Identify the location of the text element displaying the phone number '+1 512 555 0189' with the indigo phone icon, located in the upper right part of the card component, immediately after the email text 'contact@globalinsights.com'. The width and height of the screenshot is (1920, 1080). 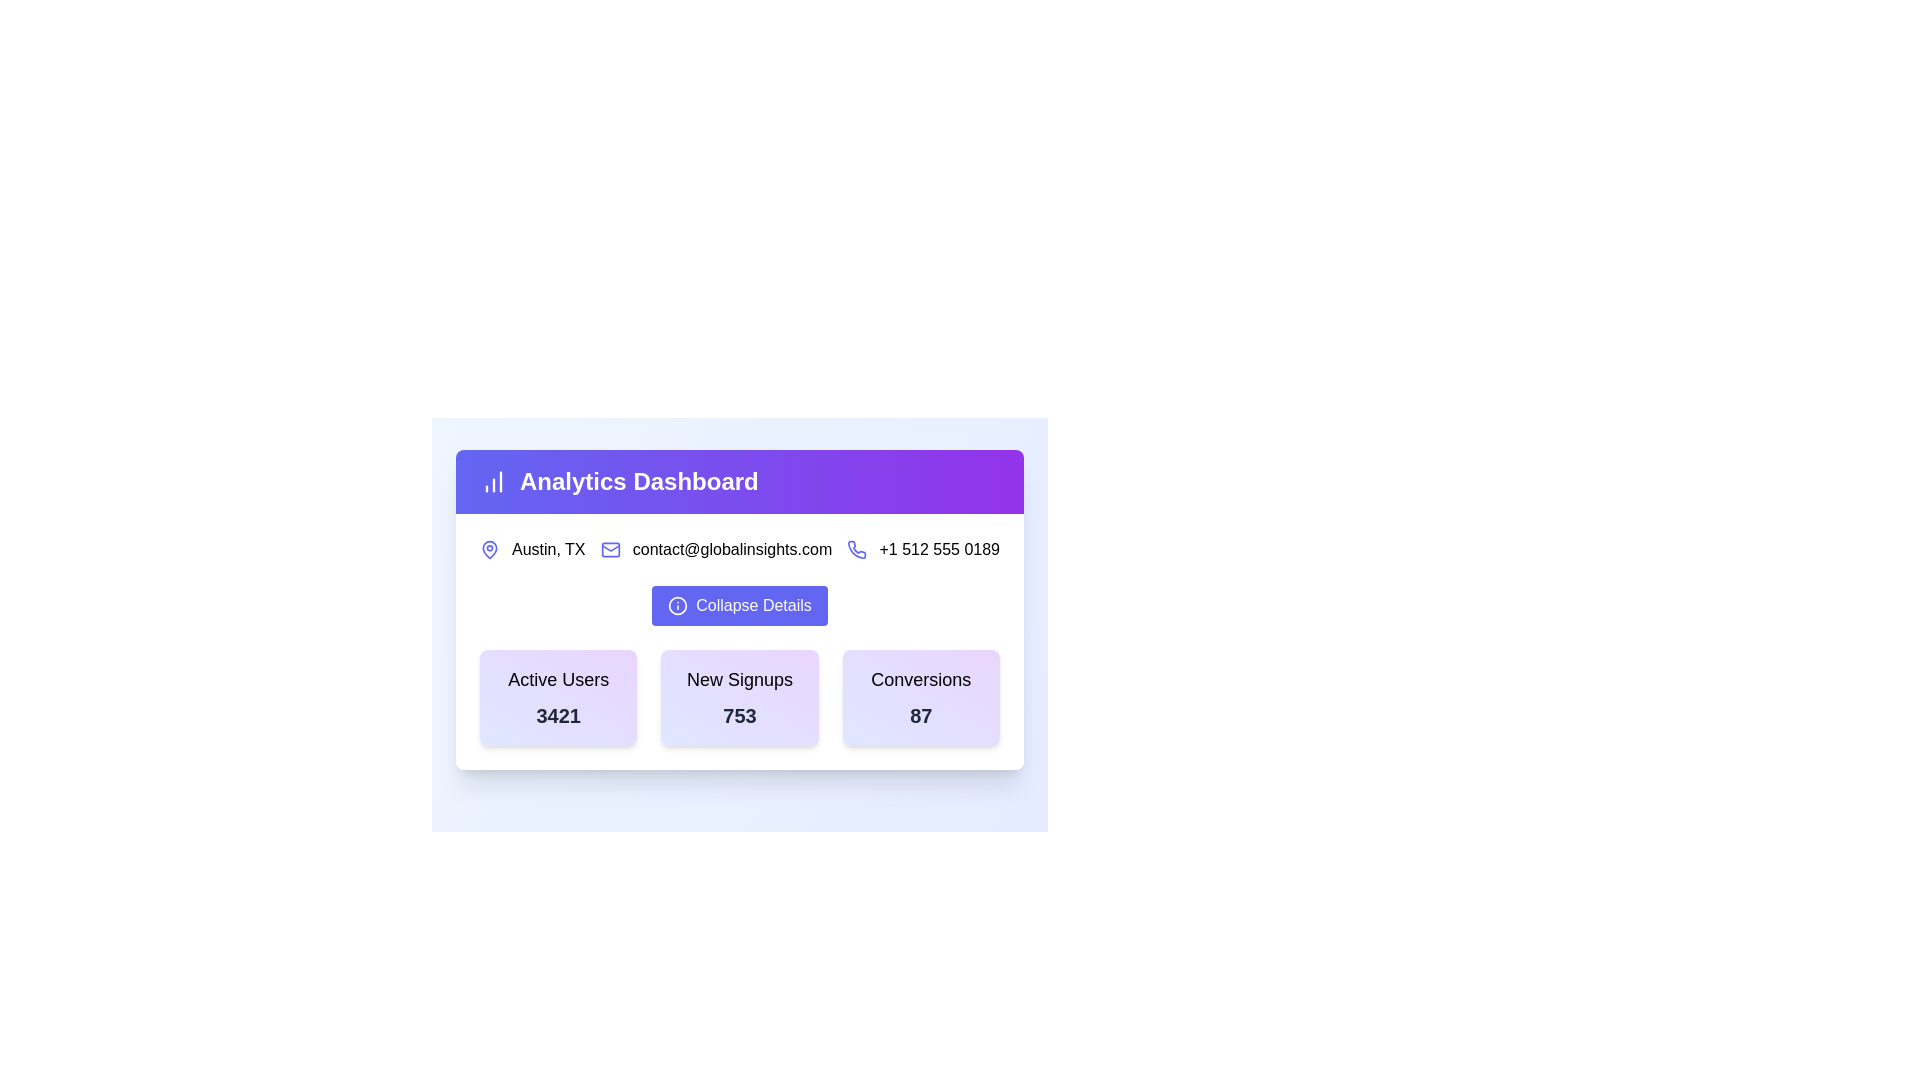
(922, 550).